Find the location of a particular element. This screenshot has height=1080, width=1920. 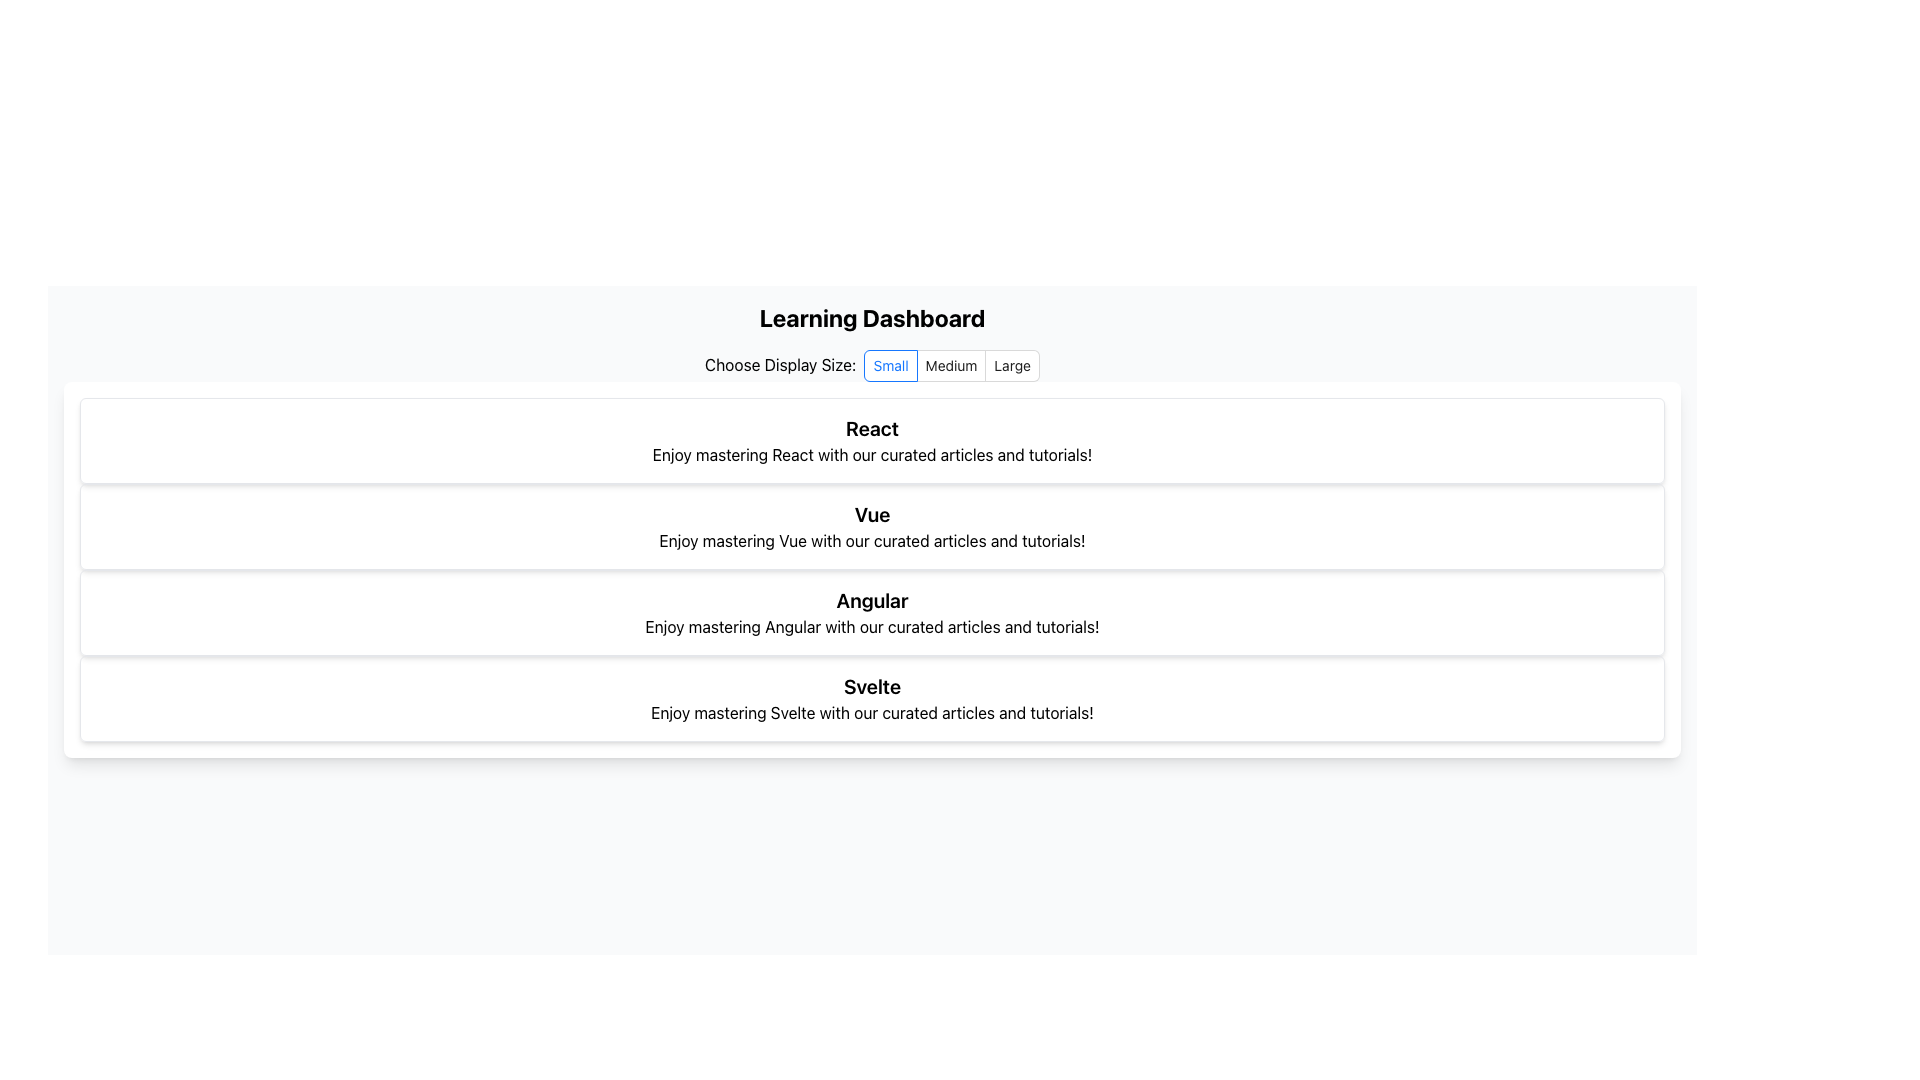

text string 'Enjoy mastering Vue with our curated articles and tutorials!' located below the title 'Vue' within the second card in a list of framework cards is located at coordinates (872, 540).